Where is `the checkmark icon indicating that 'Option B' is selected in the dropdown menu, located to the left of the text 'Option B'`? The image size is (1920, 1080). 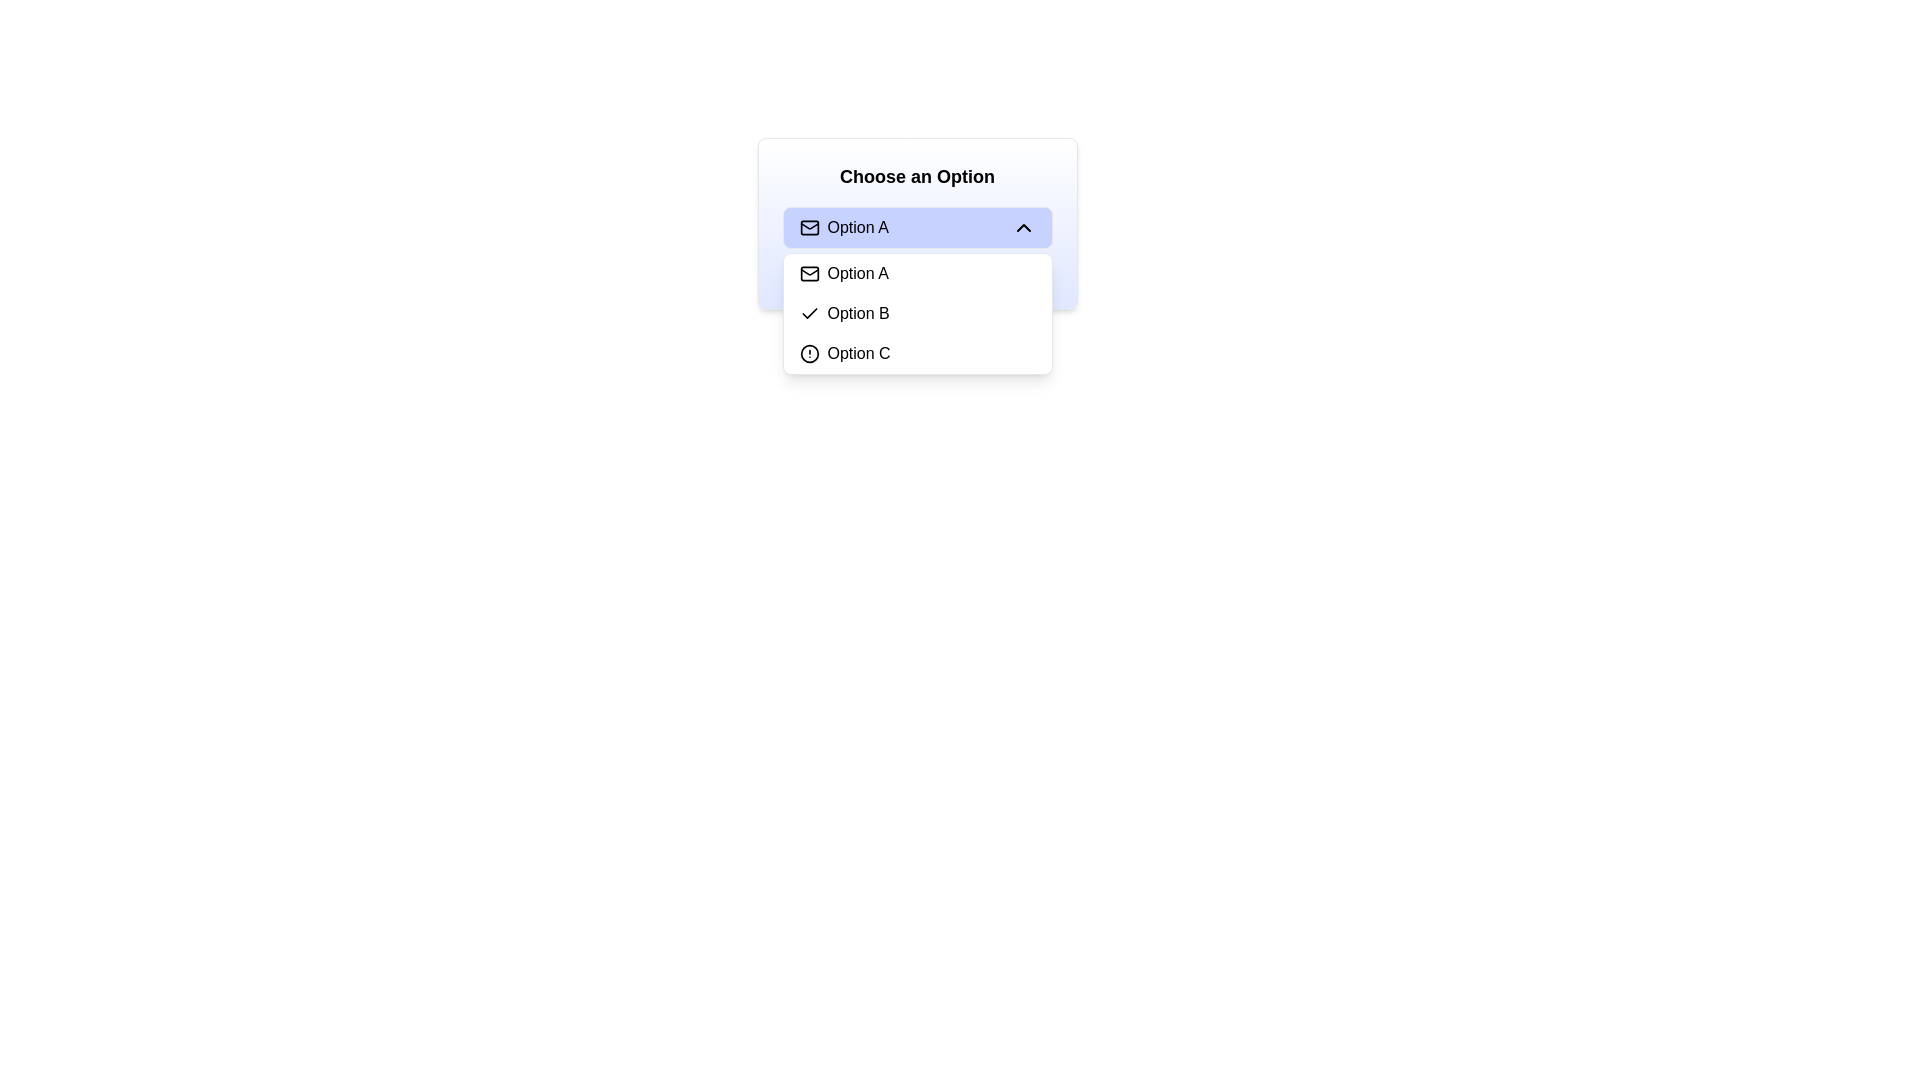
the checkmark icon indicating that 'Option B' is selected in the dropdown menu, located to the left of the text 'Option B' is located at coordinates (809, 313).